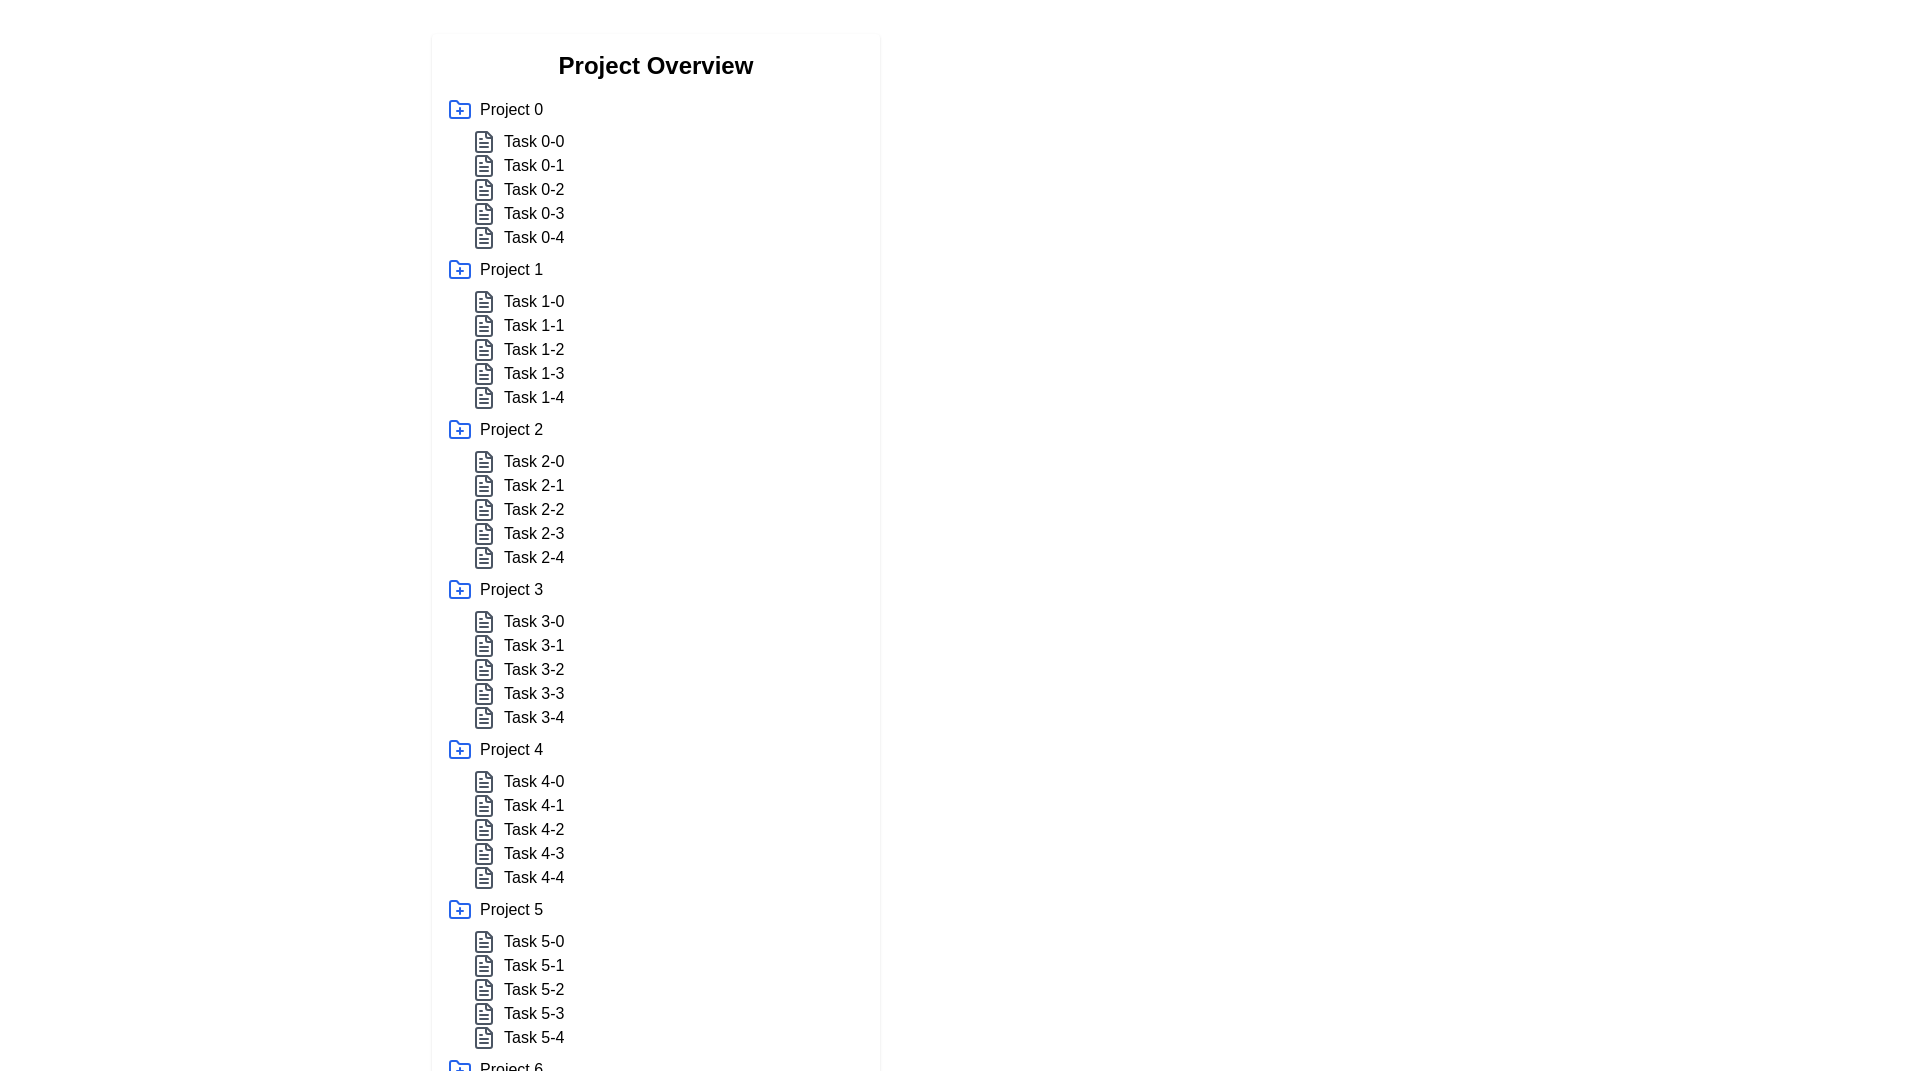 Image resolution: width=1920 pixels, height=1080 pixels. I want to click on the document icon styled in gray, located to the left of the text 'Task 3-3' in the task list under 'Project 3', so click(484, 693).